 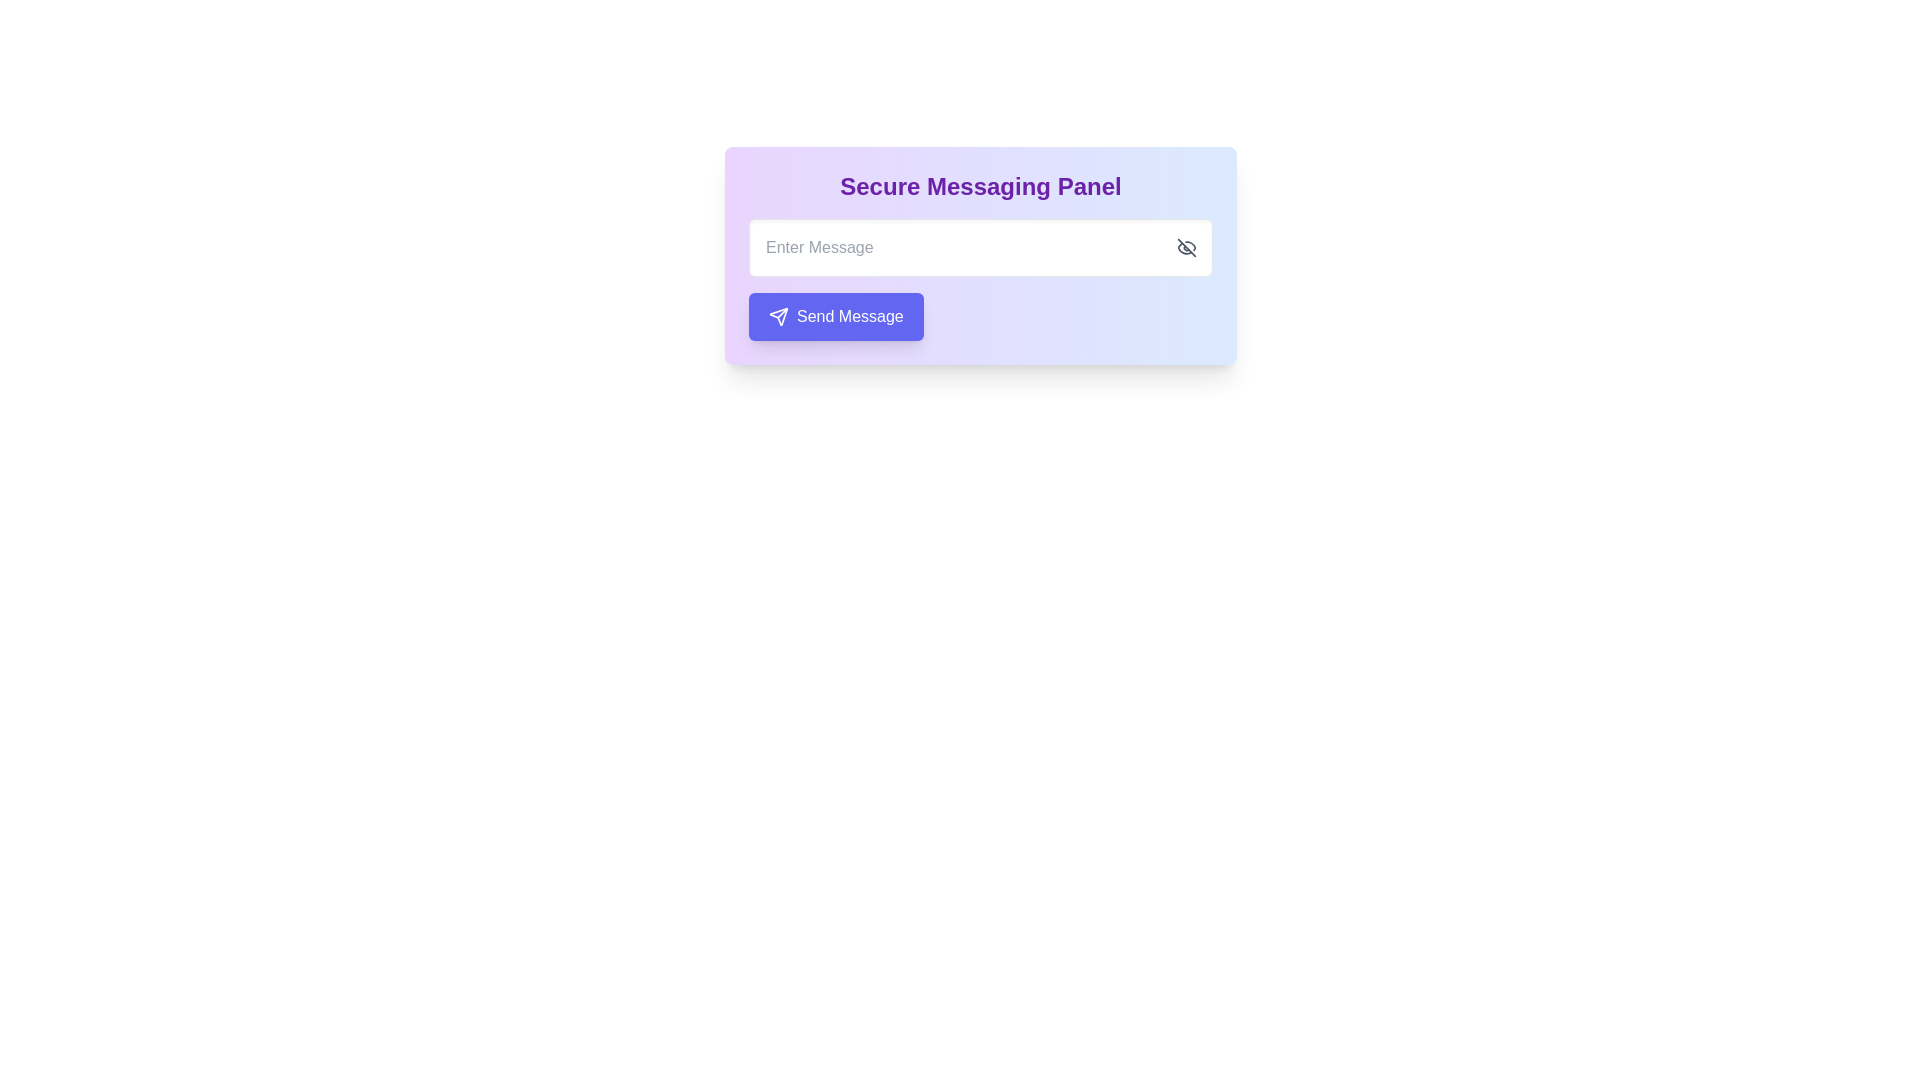 What do you see at coordinates (1186, 246) in the screenshot?
I see `the visibility off button, which is a small gray eye icon with a diagonal line through it, located at the right end of the password input field` at bounding box center [1186, 246].